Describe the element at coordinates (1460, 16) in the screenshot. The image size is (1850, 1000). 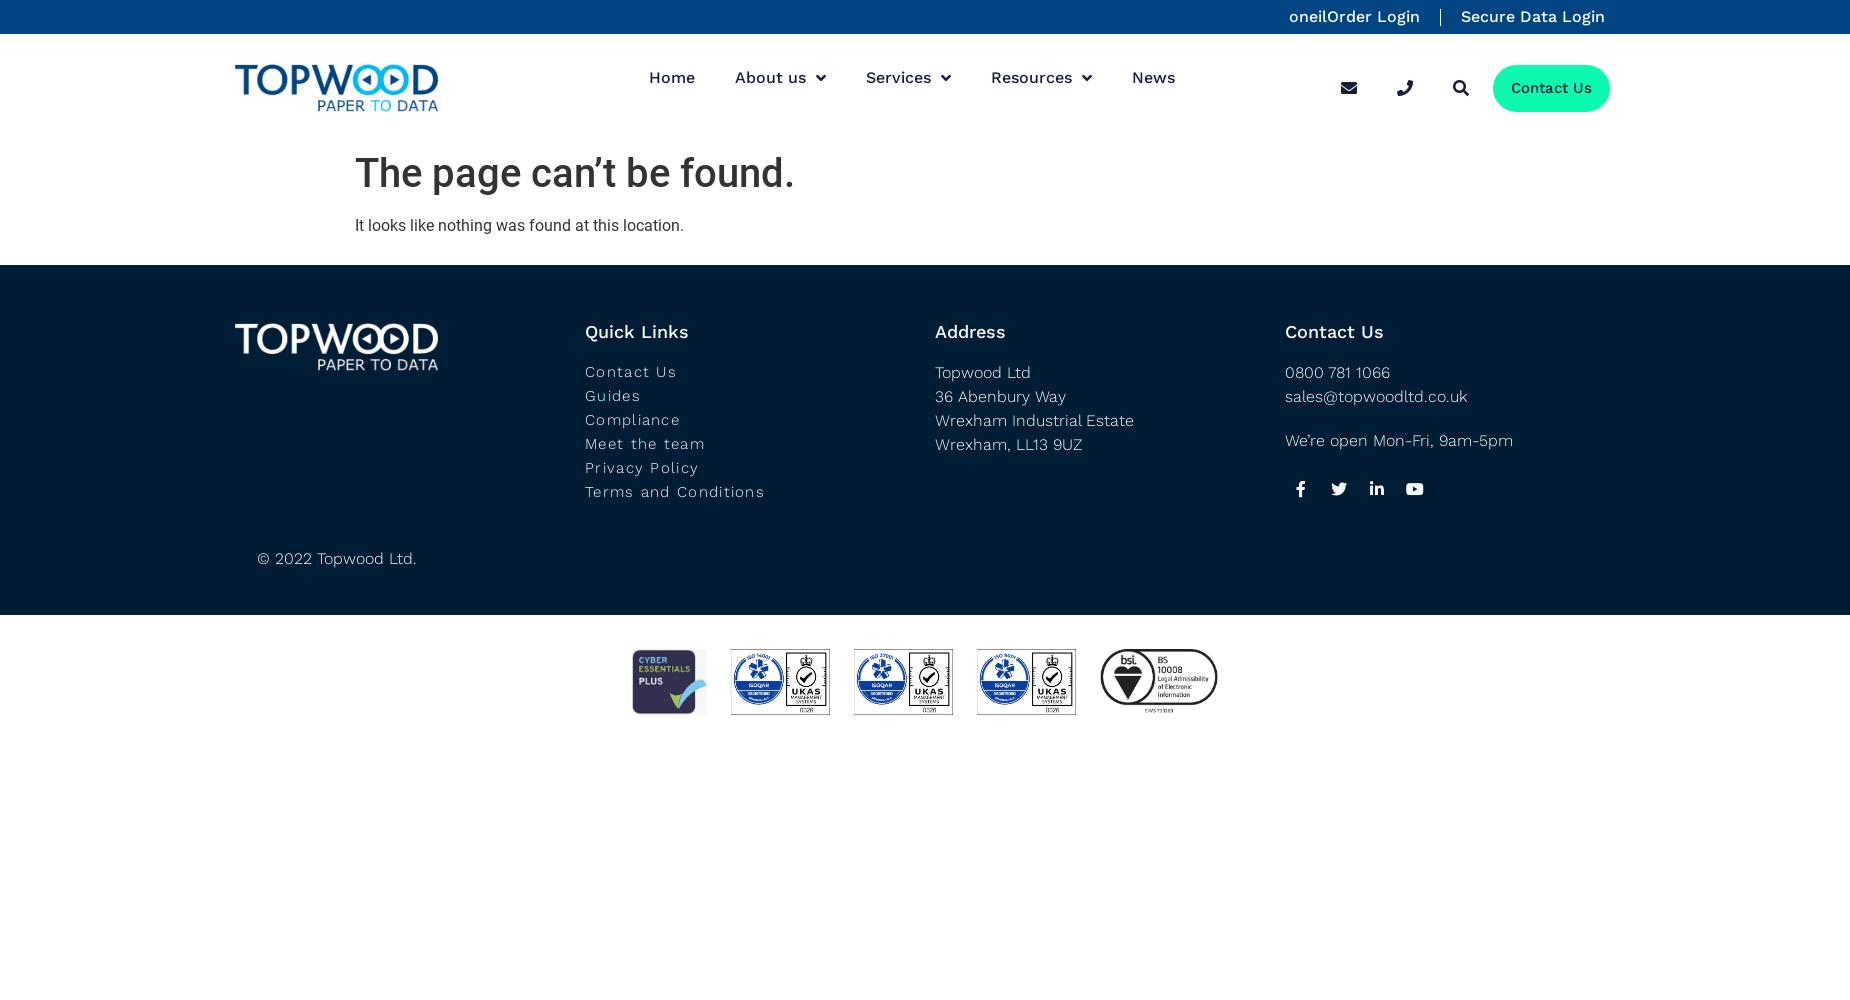
I see `'Secure Data Login'` at that location.